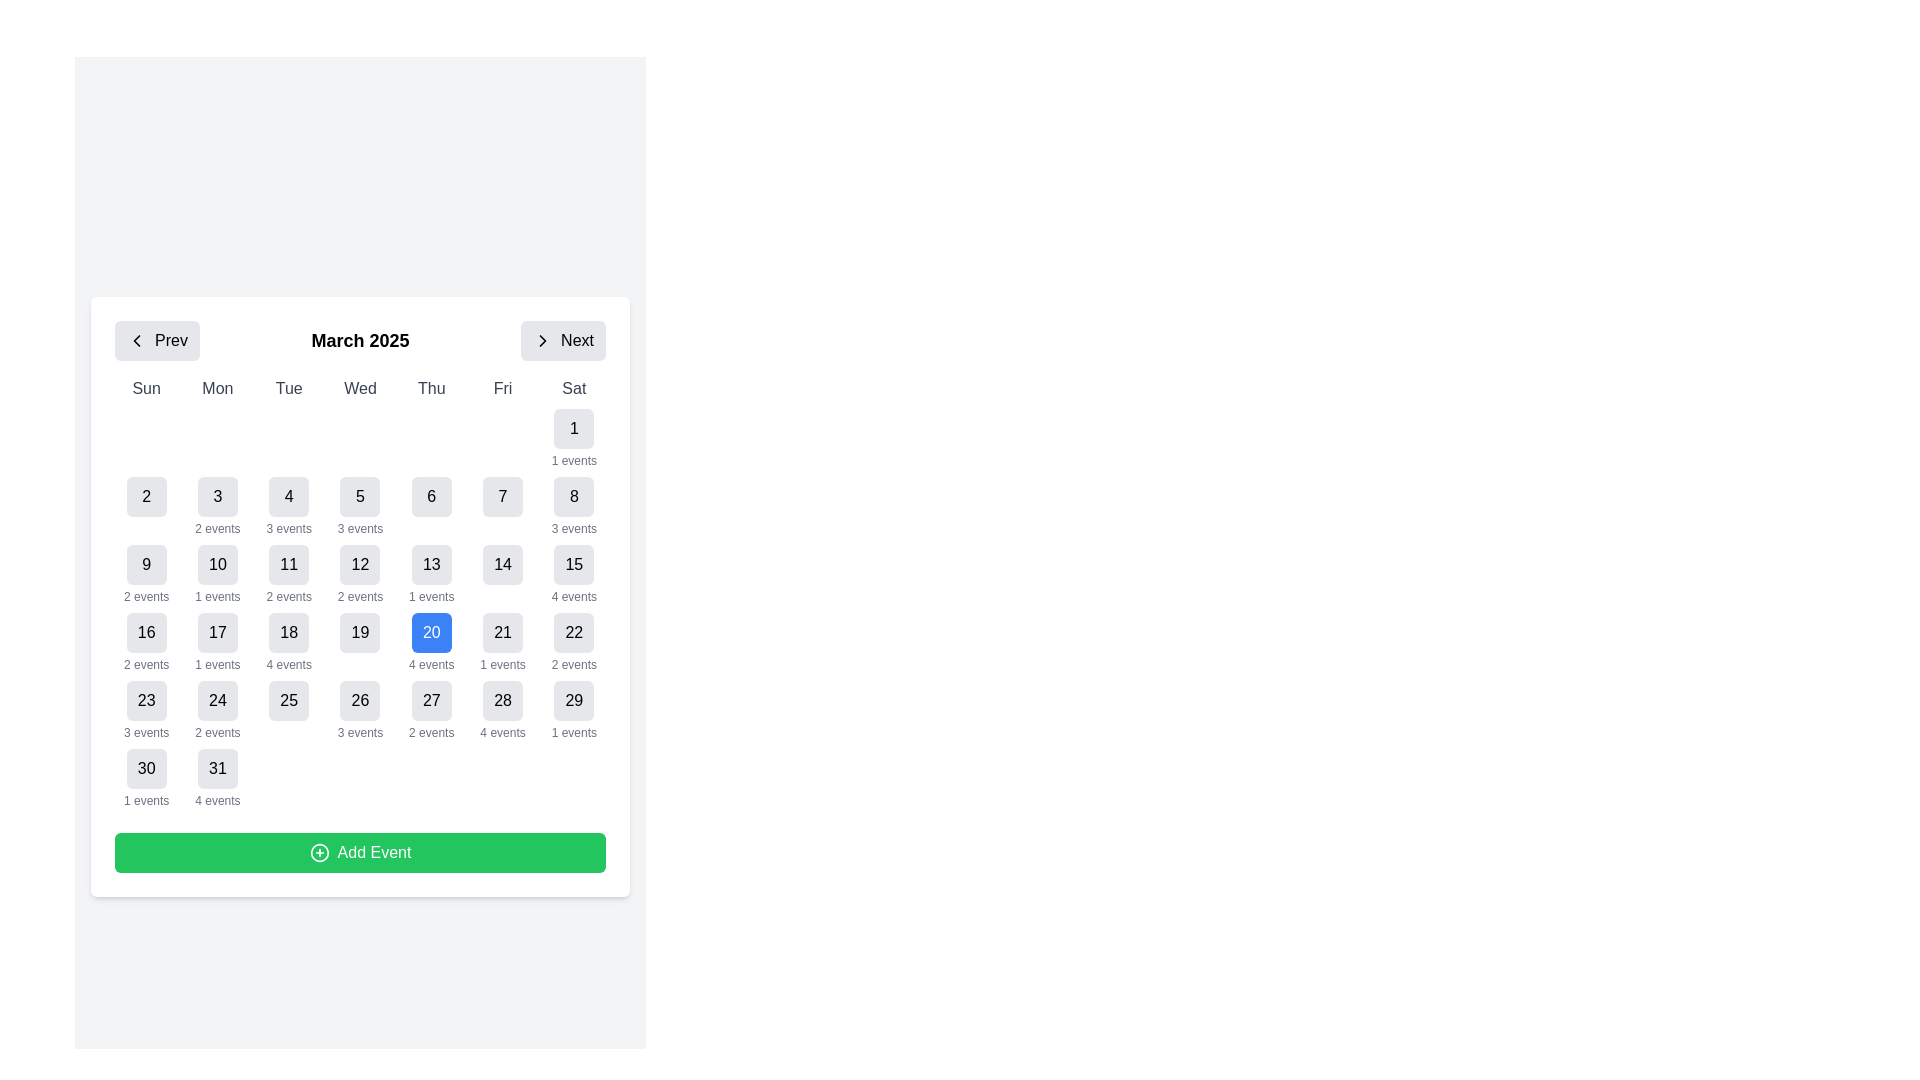  Describe the element at coordinates (573, 643) in the screenshot. I see `the Calendar Day Tile displaying '22' with '2 events'` at that location.